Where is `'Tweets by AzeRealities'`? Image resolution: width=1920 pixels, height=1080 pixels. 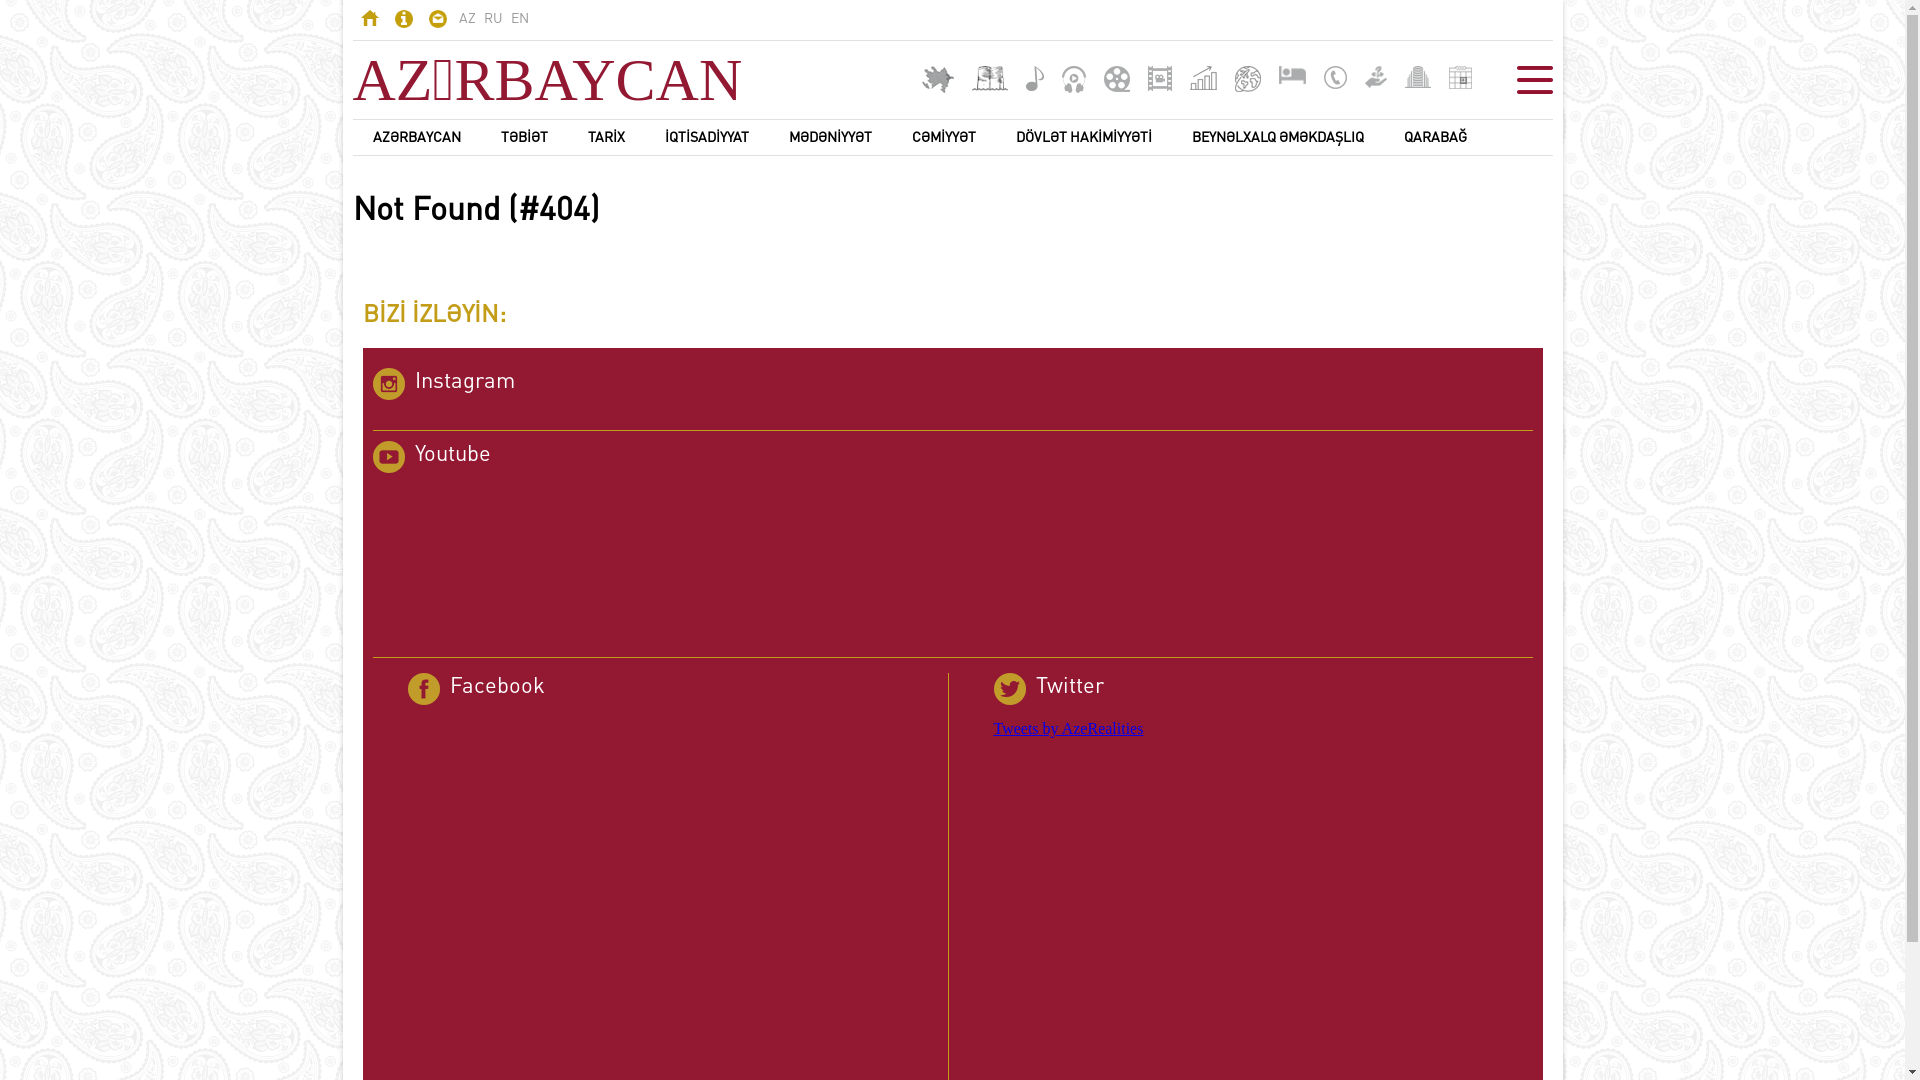
'Tweets by AzeRealities' is located at coordinates (1068, 728).